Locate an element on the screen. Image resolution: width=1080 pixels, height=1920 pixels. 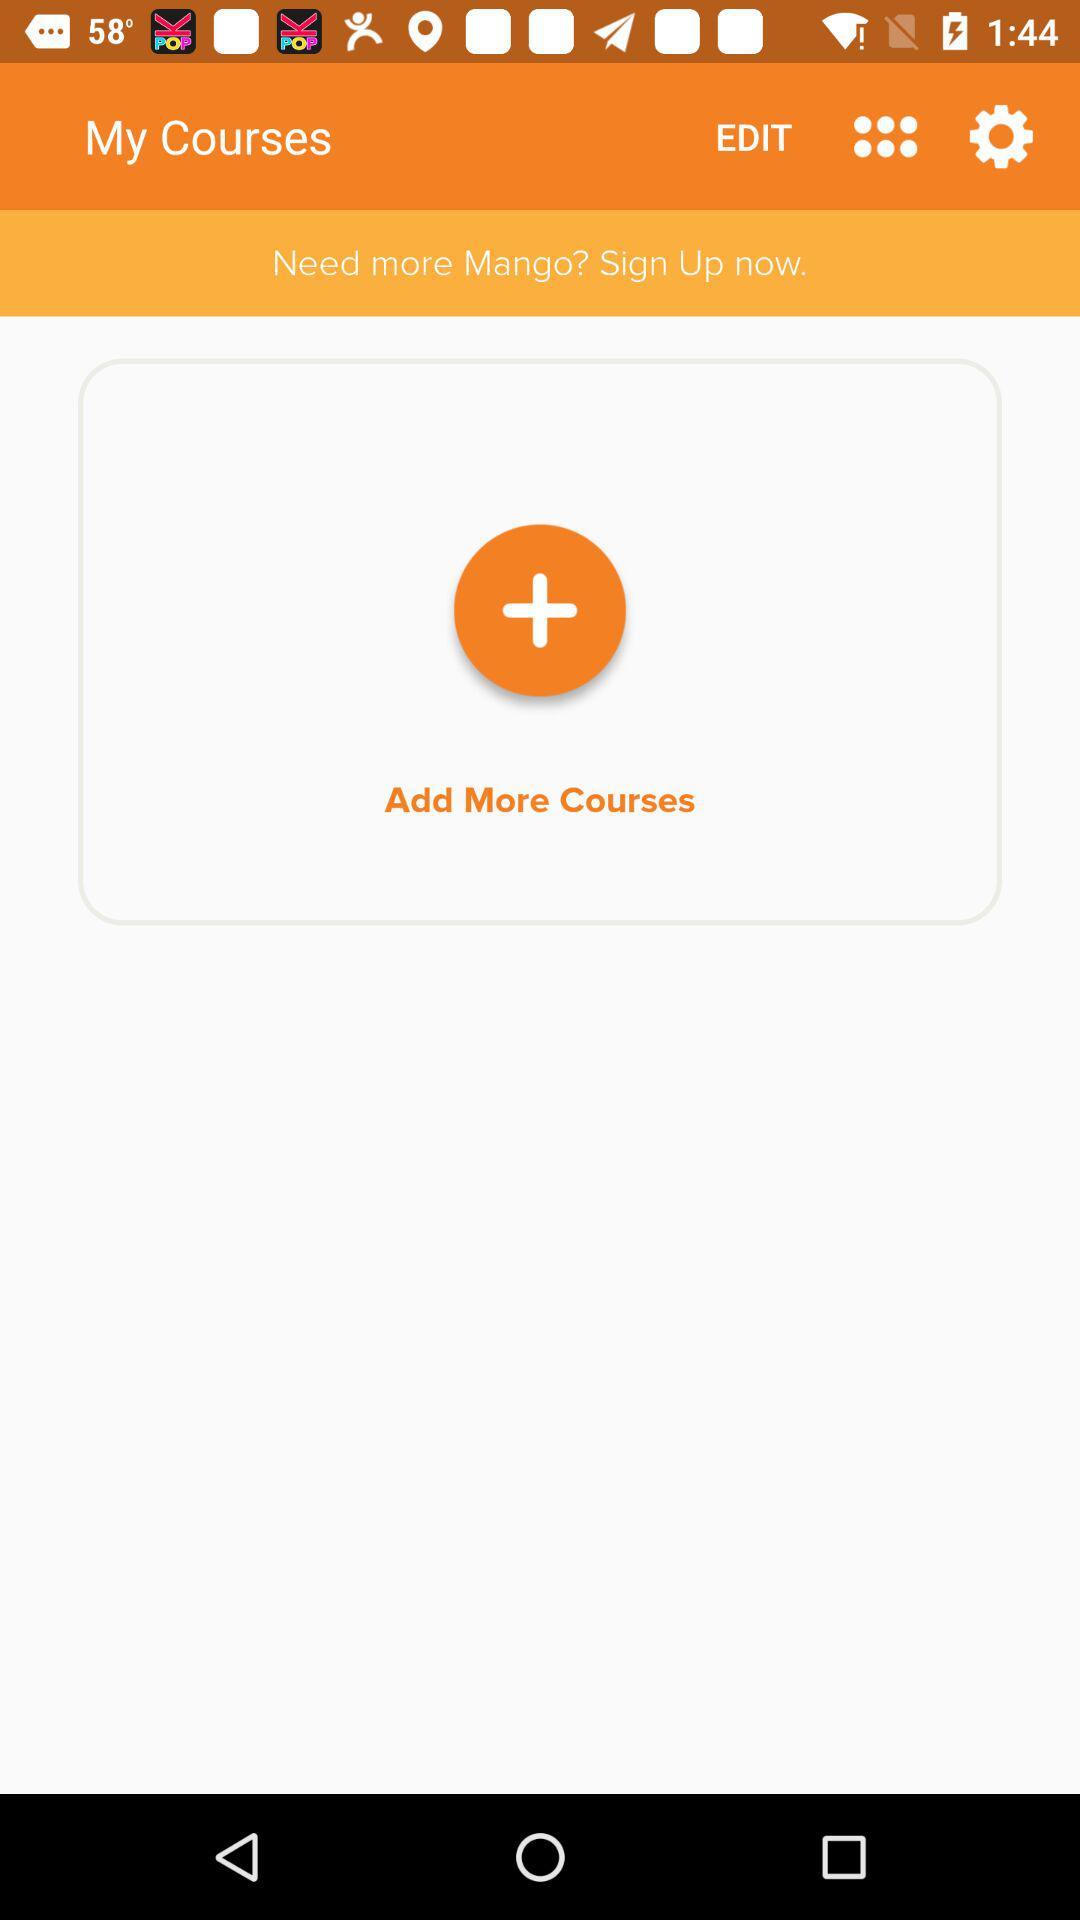
icon above the need more mango item is located at coordinates (753, 135).